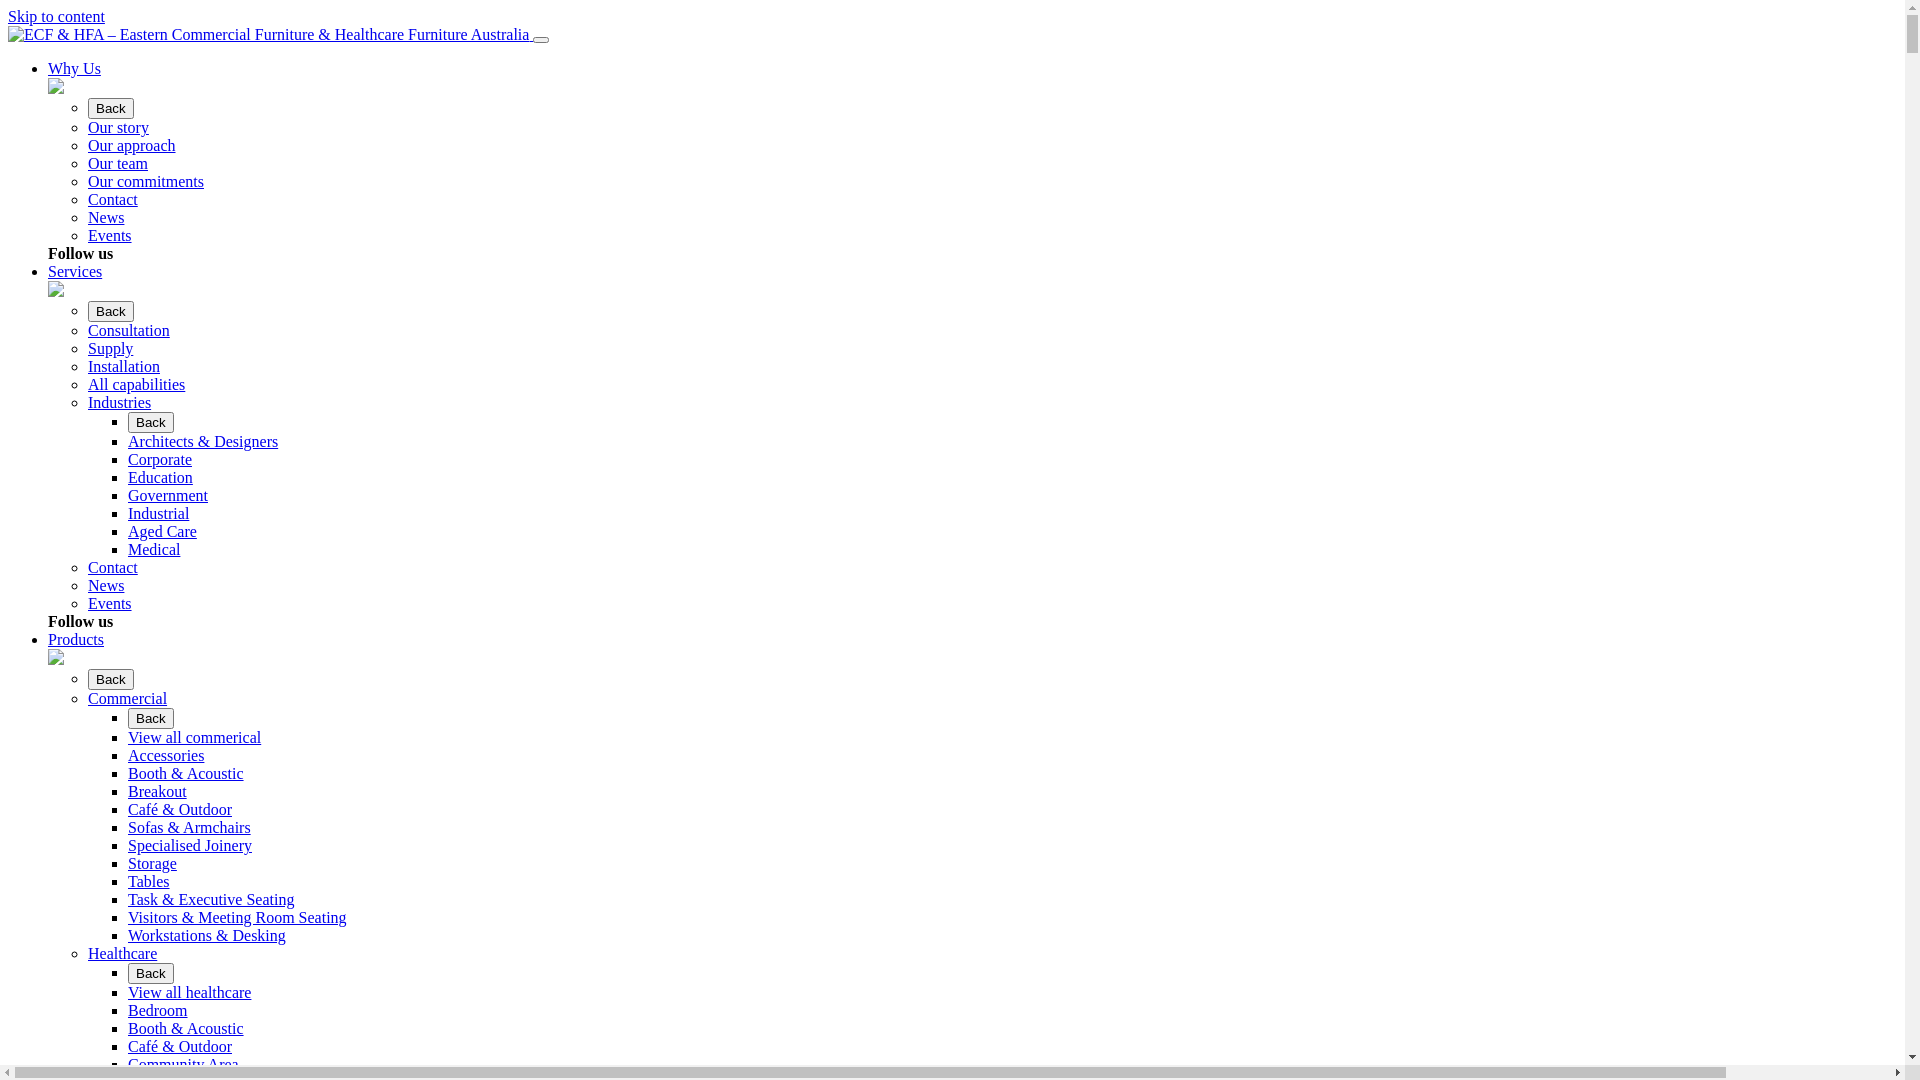  I want to click on 'Medical', so click(152, 549).